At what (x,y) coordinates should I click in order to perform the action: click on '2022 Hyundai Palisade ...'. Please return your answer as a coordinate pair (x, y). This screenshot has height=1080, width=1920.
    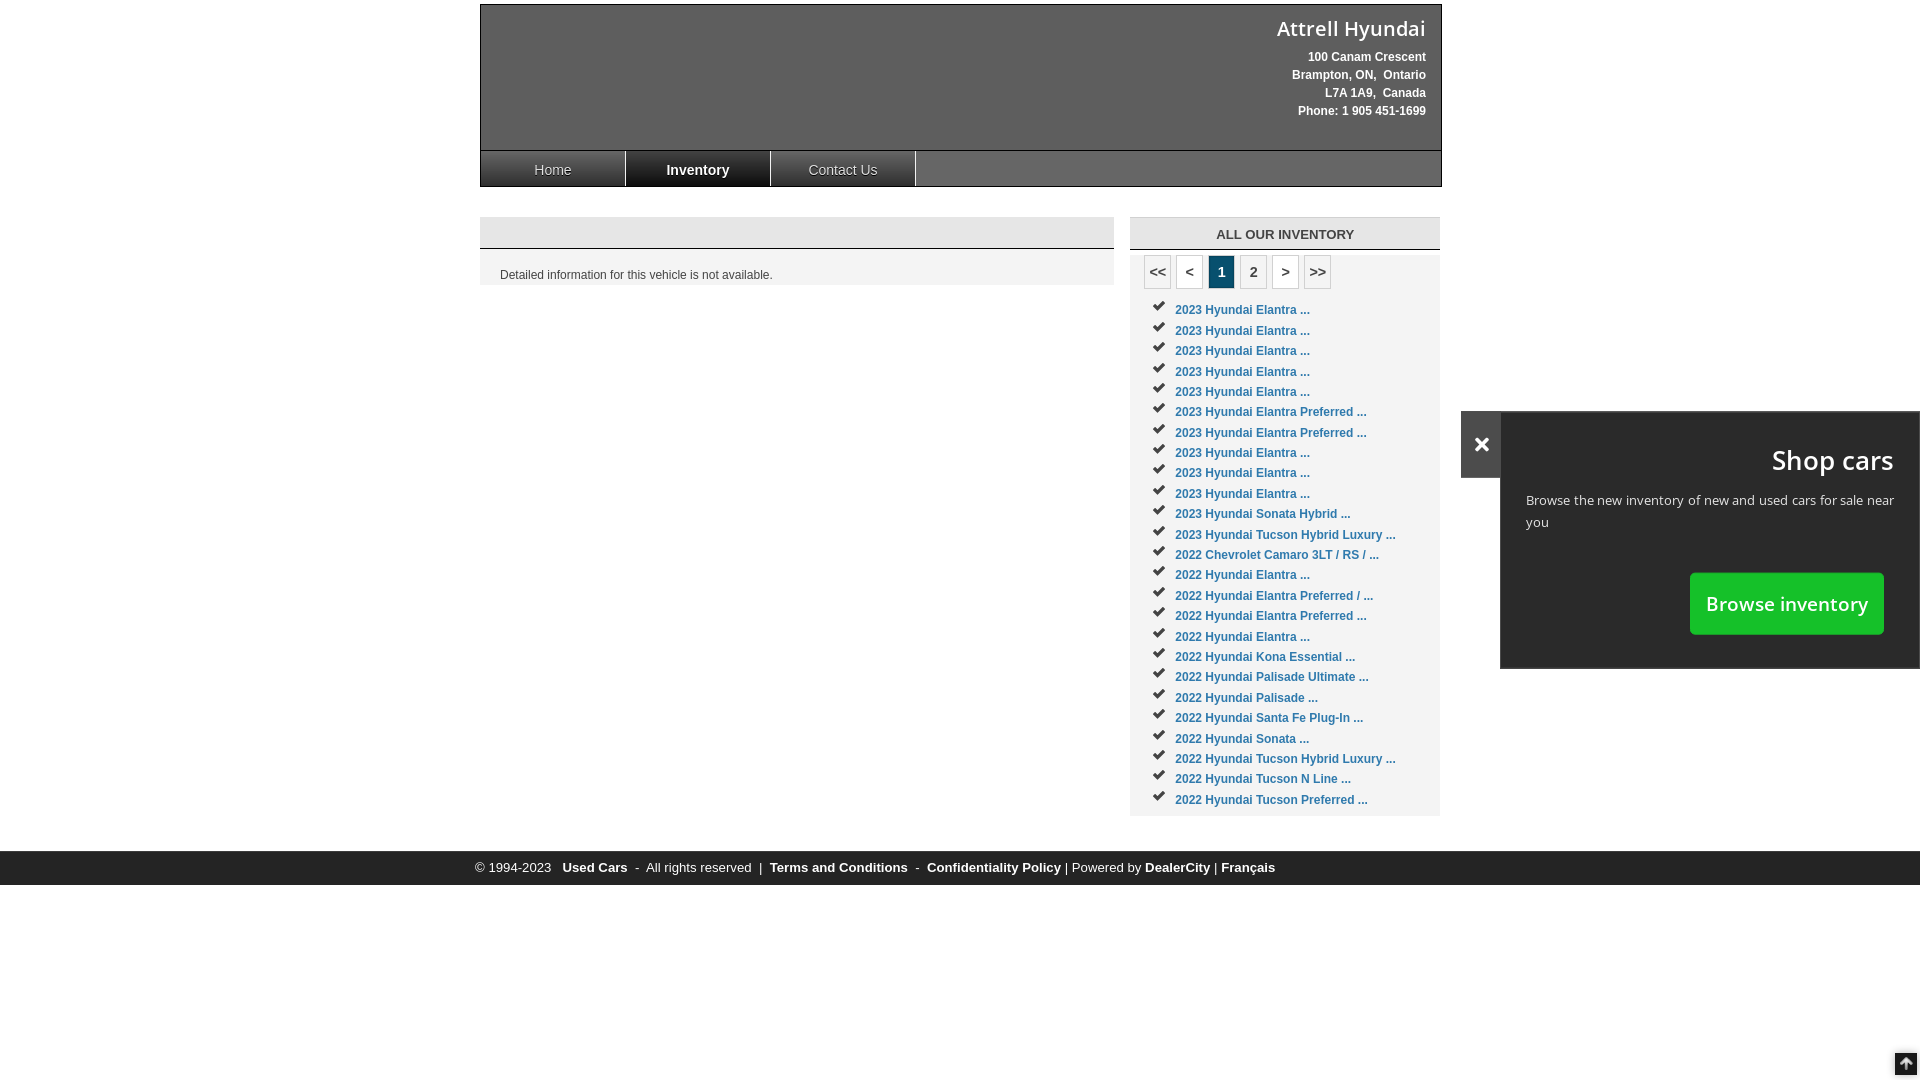
    Looking at the image, I should click on (1175, 697).